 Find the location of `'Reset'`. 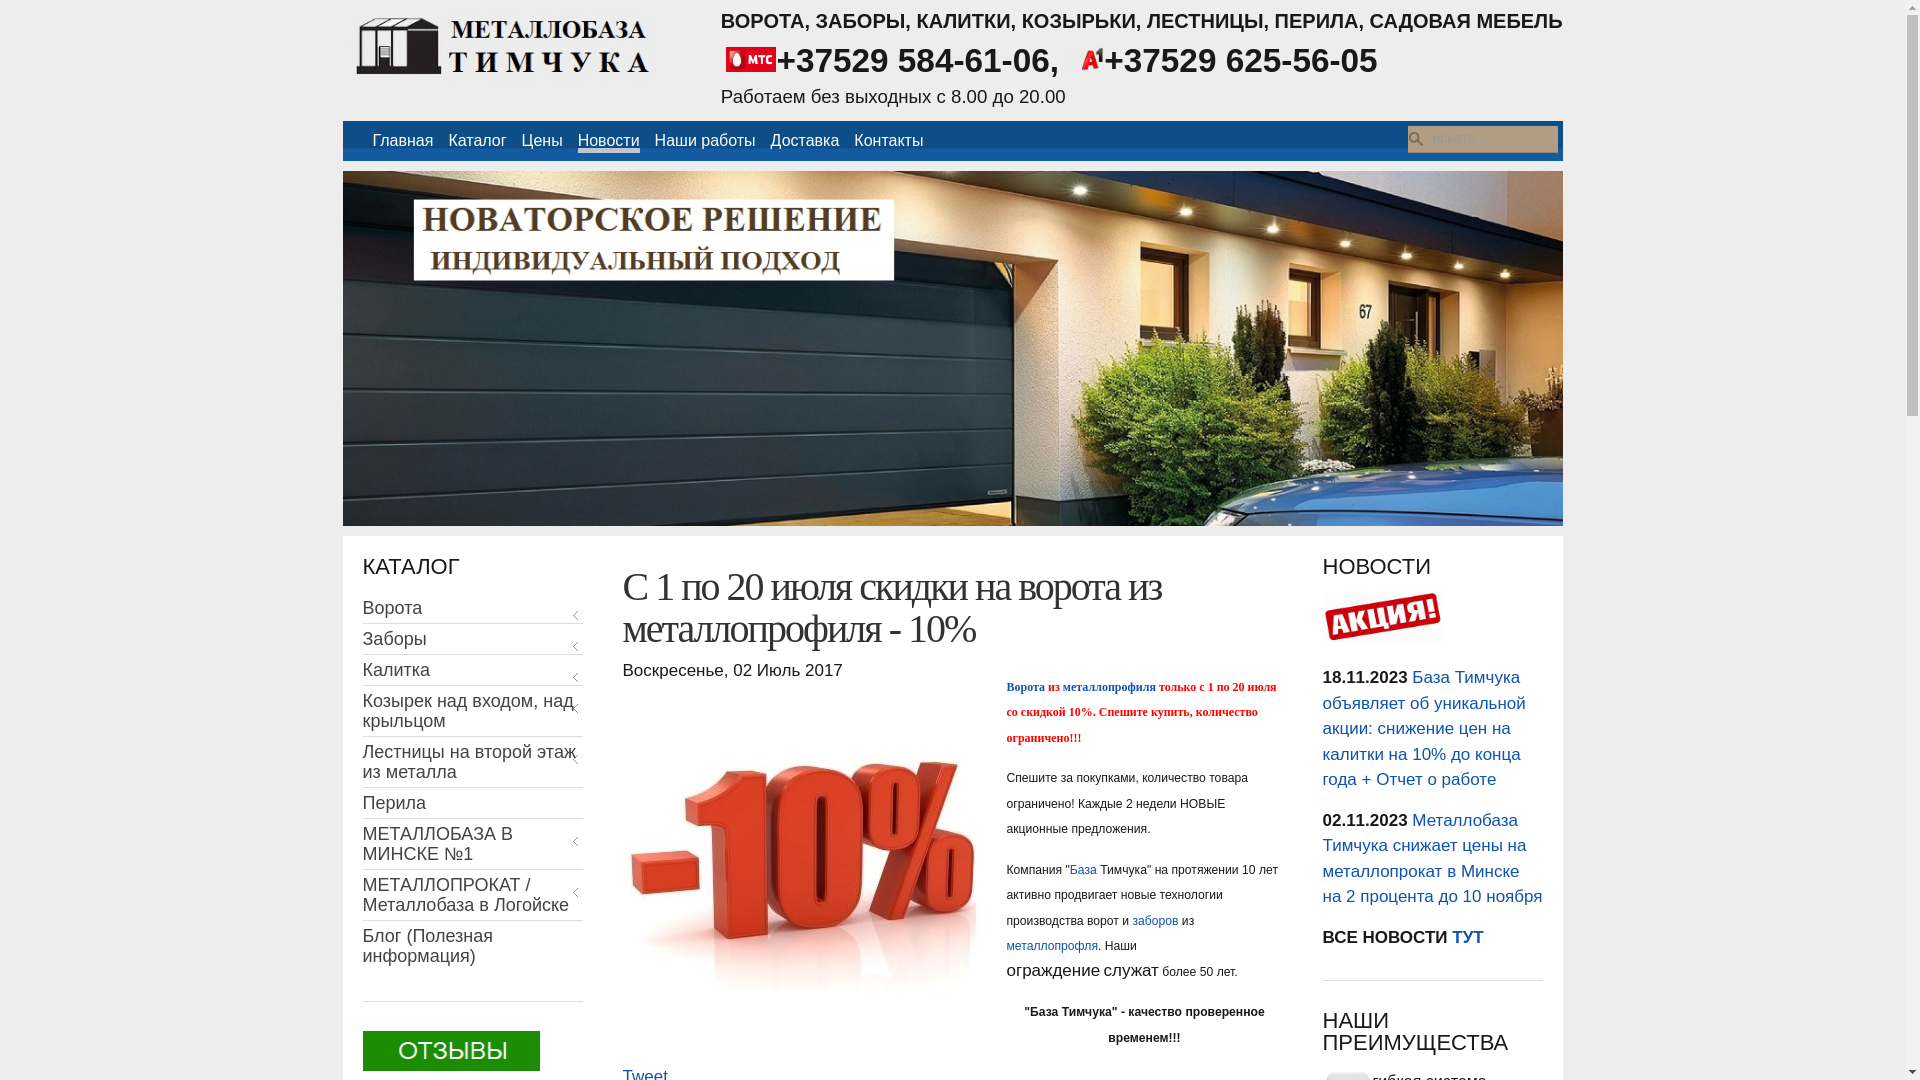

'Reset' is located at coordinates (4, 3).